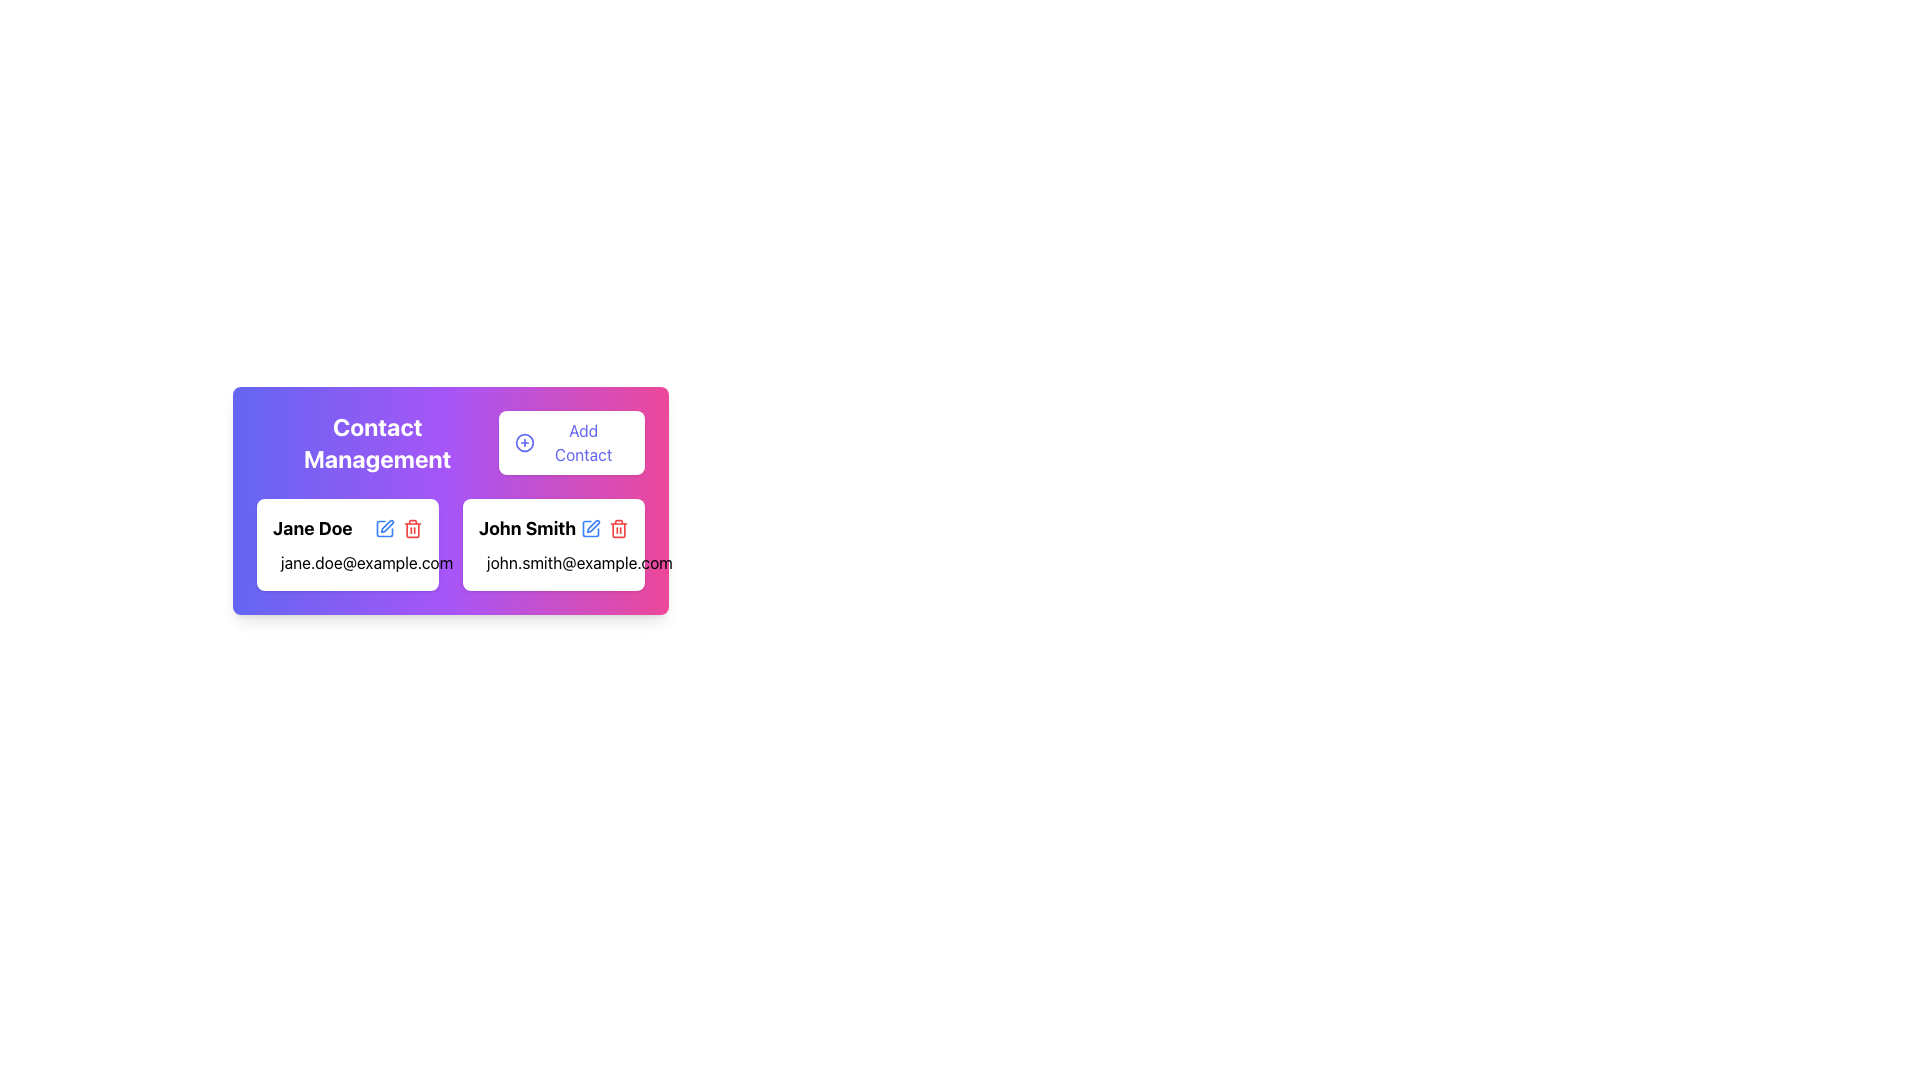  What do you see at coordinates (592, 525) in the screenshot?
I see `the edit icon represented by an SVG element in the top-right corner of the card labeled 'John Smith' to initiate the editing action` at bounding box center [592, 525].